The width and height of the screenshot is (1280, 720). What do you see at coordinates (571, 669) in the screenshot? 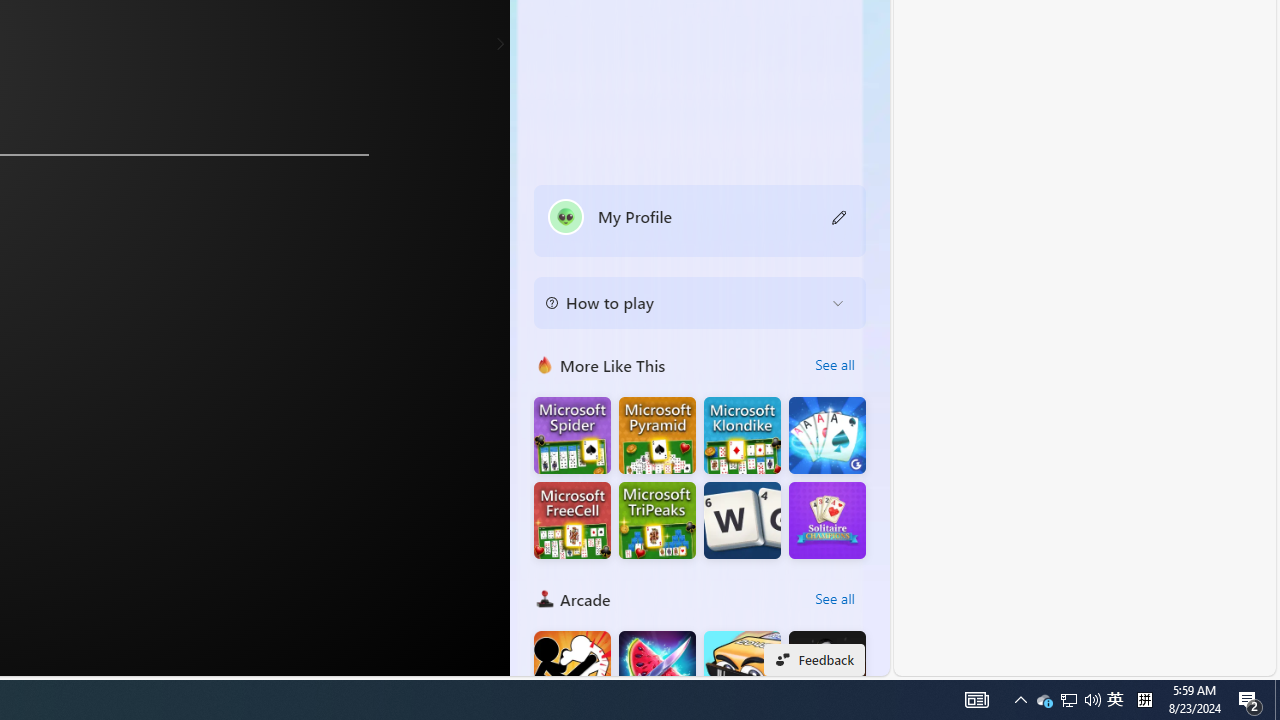
I see `'Stickman Fighter : Mega Brawl'` at bounding box center [571, 669].